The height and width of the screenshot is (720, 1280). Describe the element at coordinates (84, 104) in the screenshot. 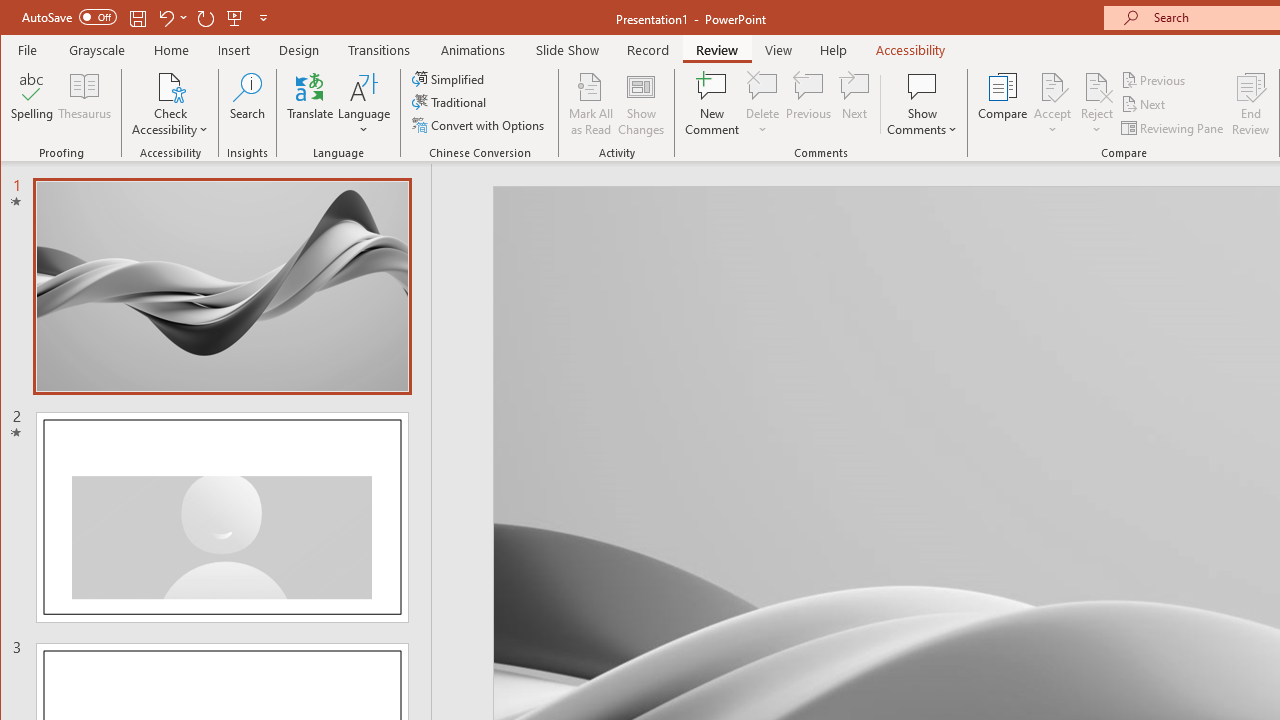

I see `'Thesaurus...'` at that location.